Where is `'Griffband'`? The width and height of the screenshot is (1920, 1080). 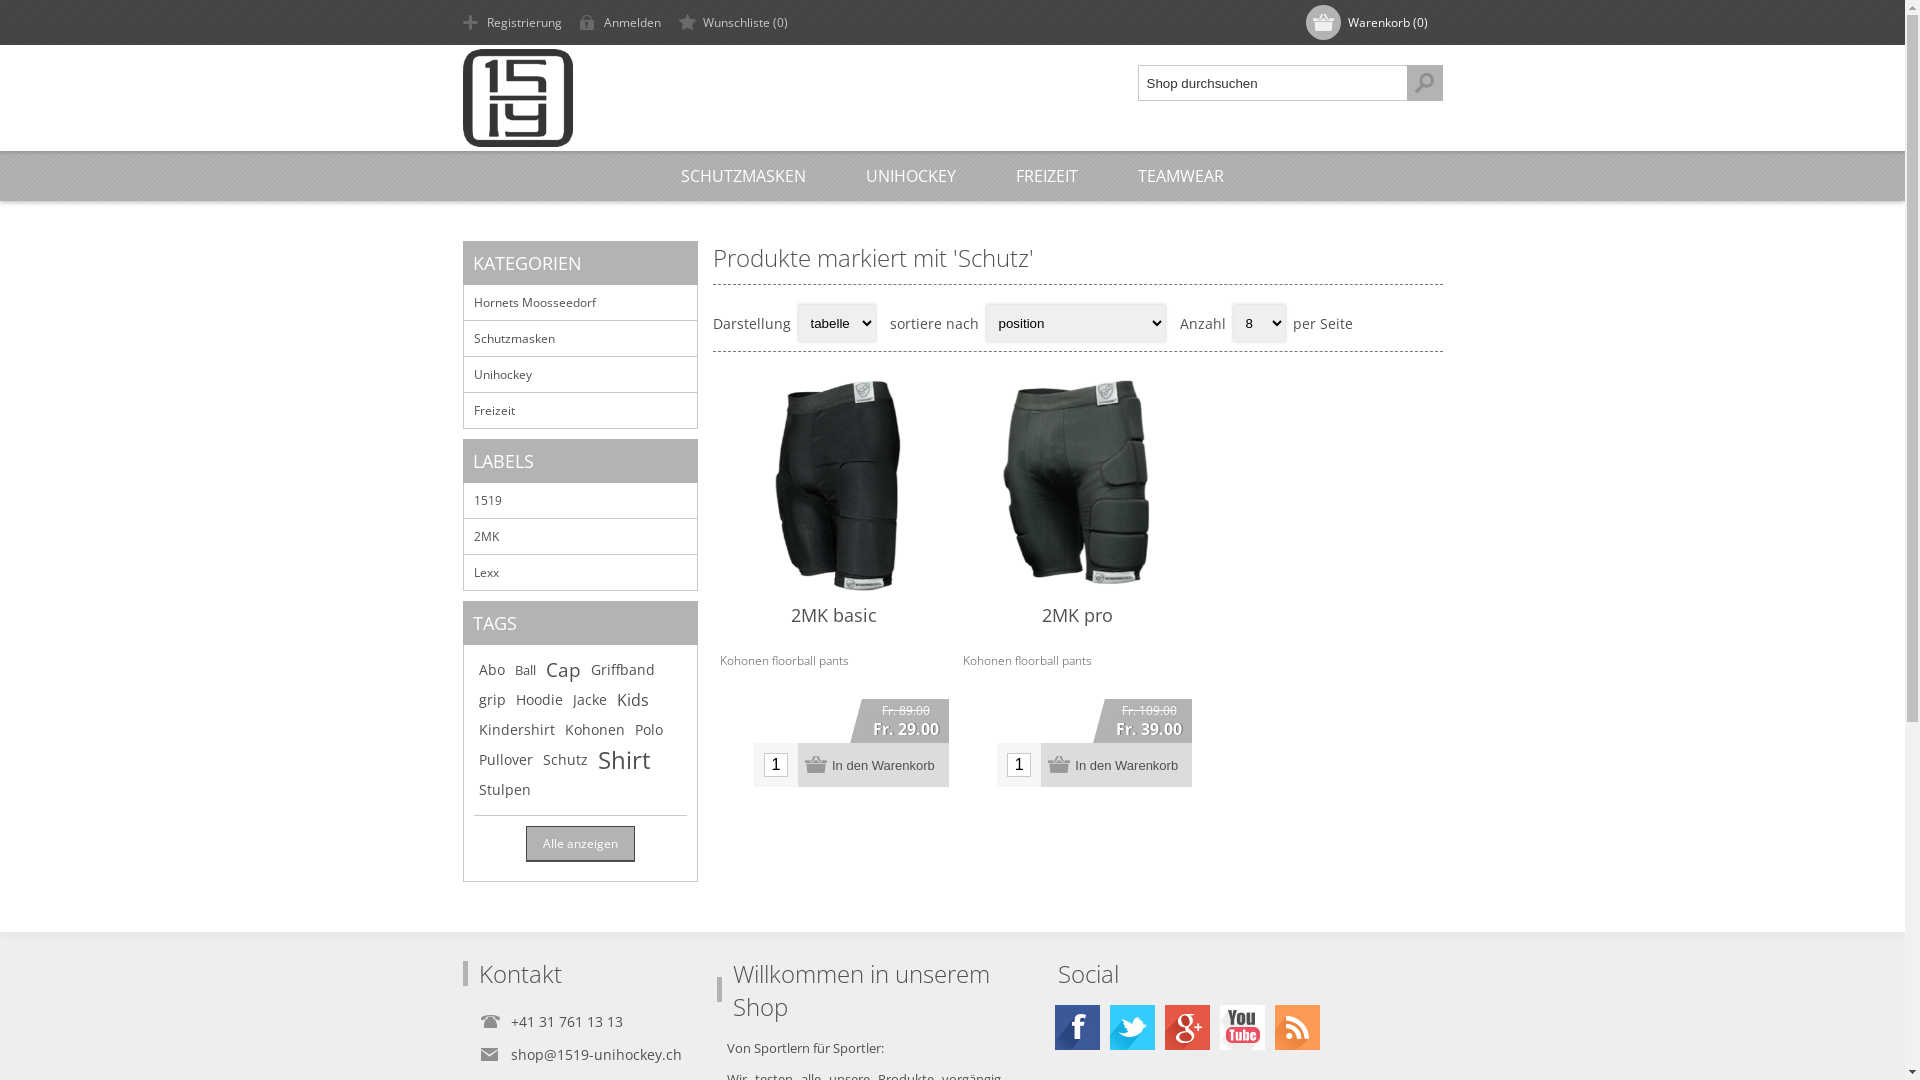 'Griffband' is located at coordinates (589, 670).